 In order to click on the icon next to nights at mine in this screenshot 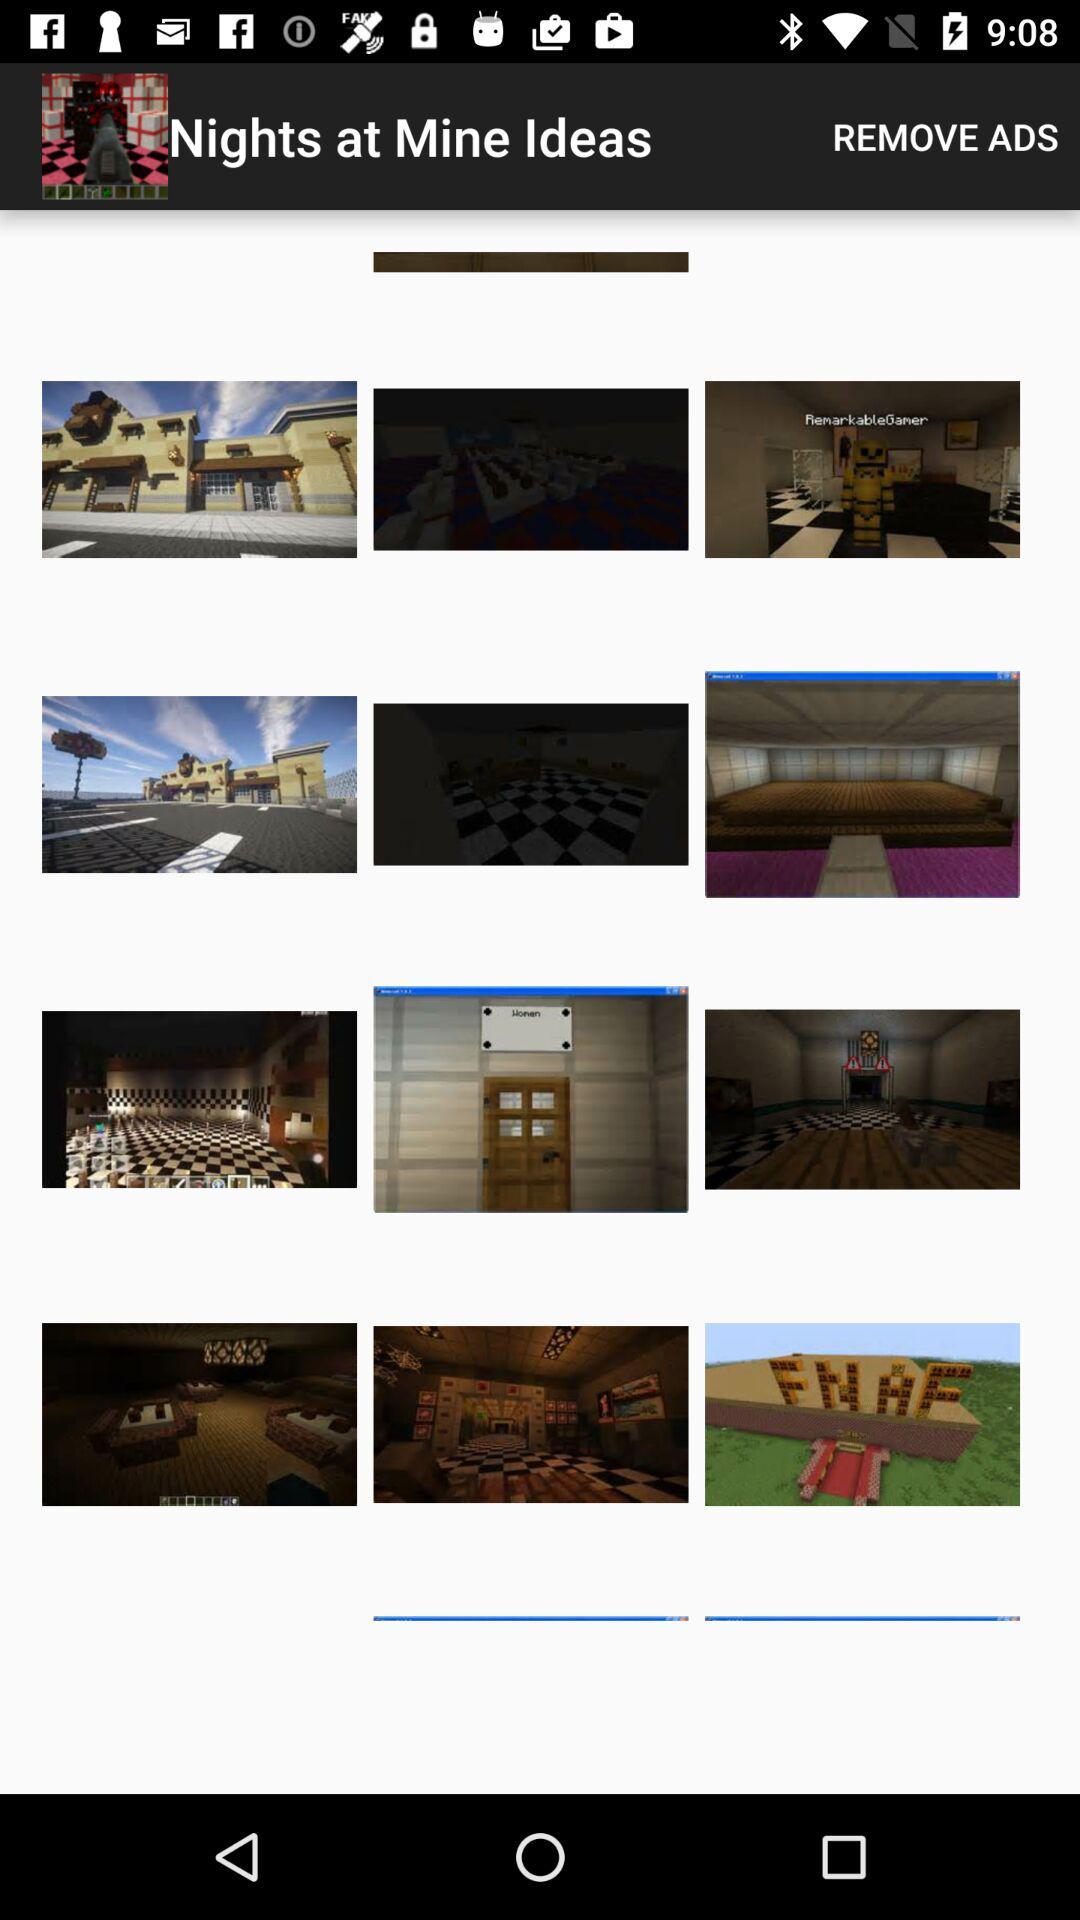, I will do `click(945, 135)`.